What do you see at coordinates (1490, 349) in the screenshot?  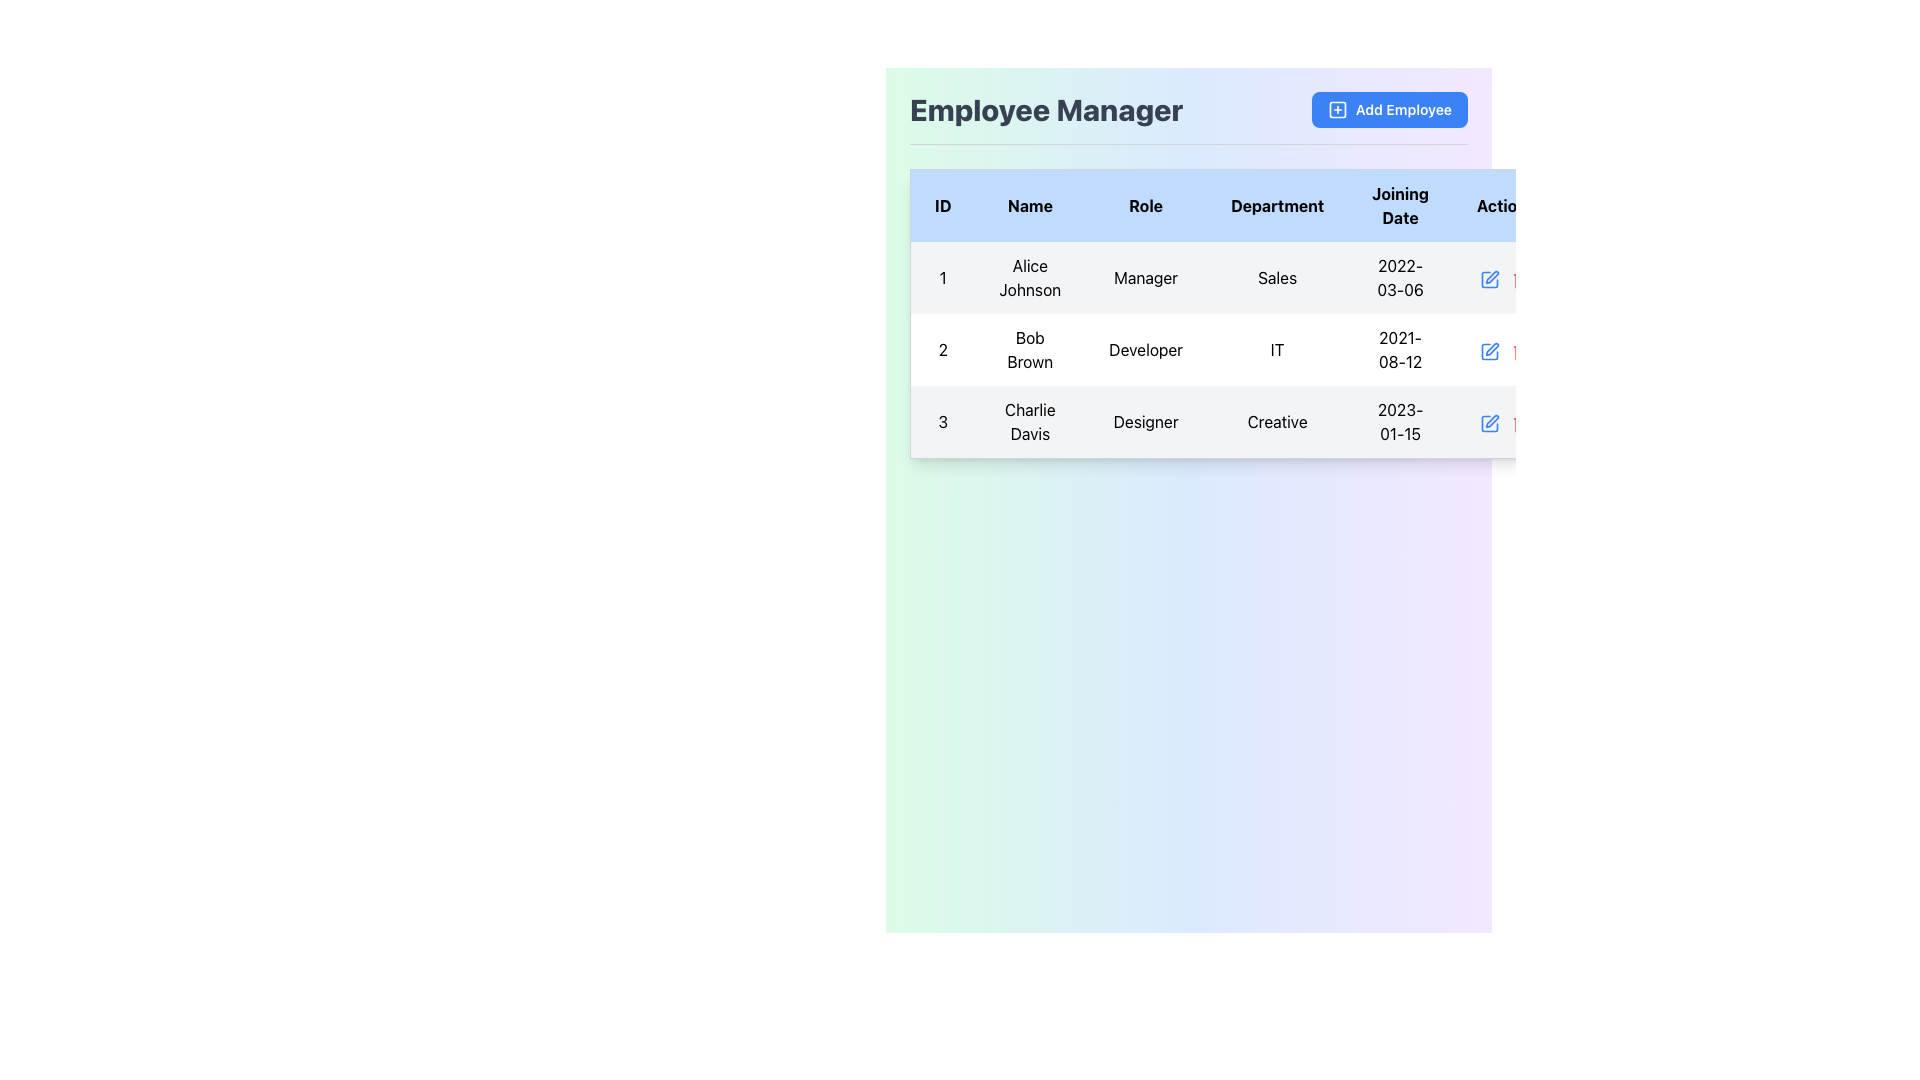 I see `the small blue pen icon in the 'Actions' column next to the 'Developer' row` at bounding box center [1490, 349].